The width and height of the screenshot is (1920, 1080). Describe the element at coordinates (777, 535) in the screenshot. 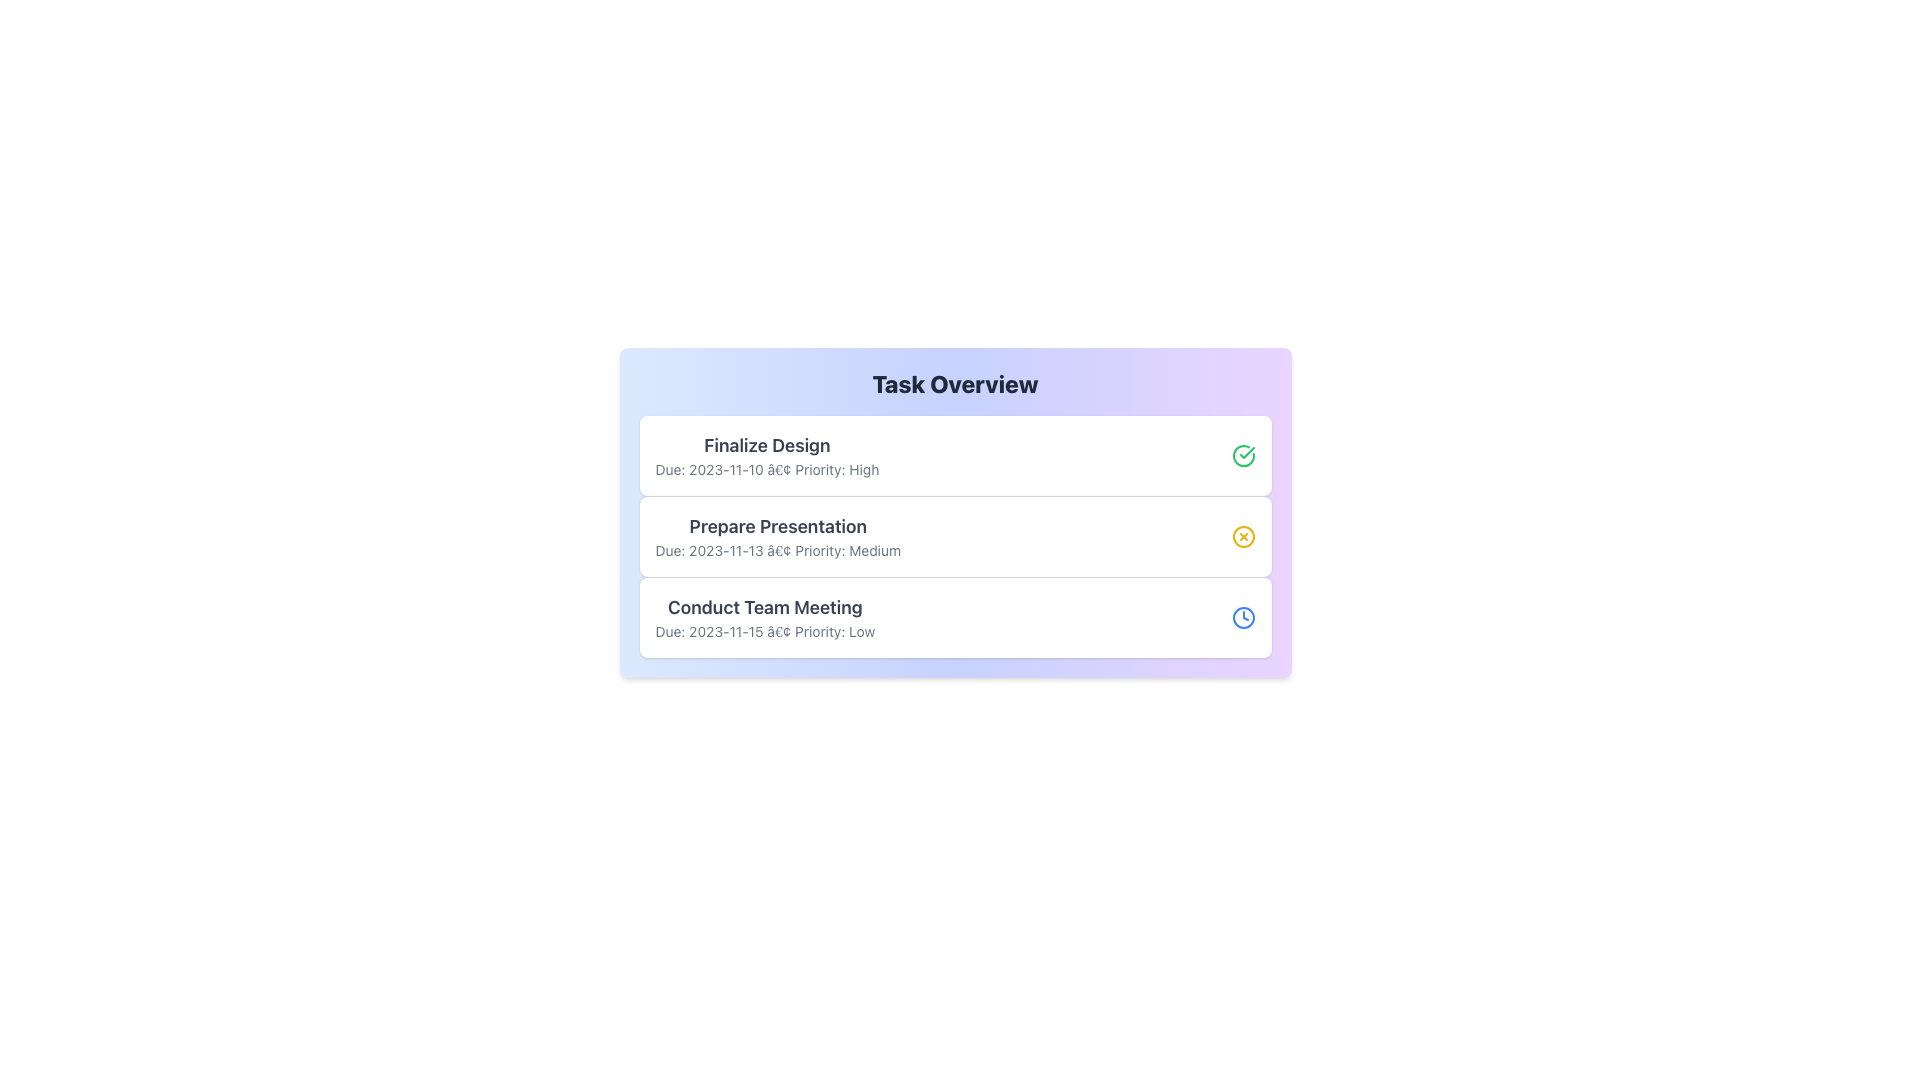

I see `the second list item in the task management interface that contains the task's title, due date, and priority level` at that location.